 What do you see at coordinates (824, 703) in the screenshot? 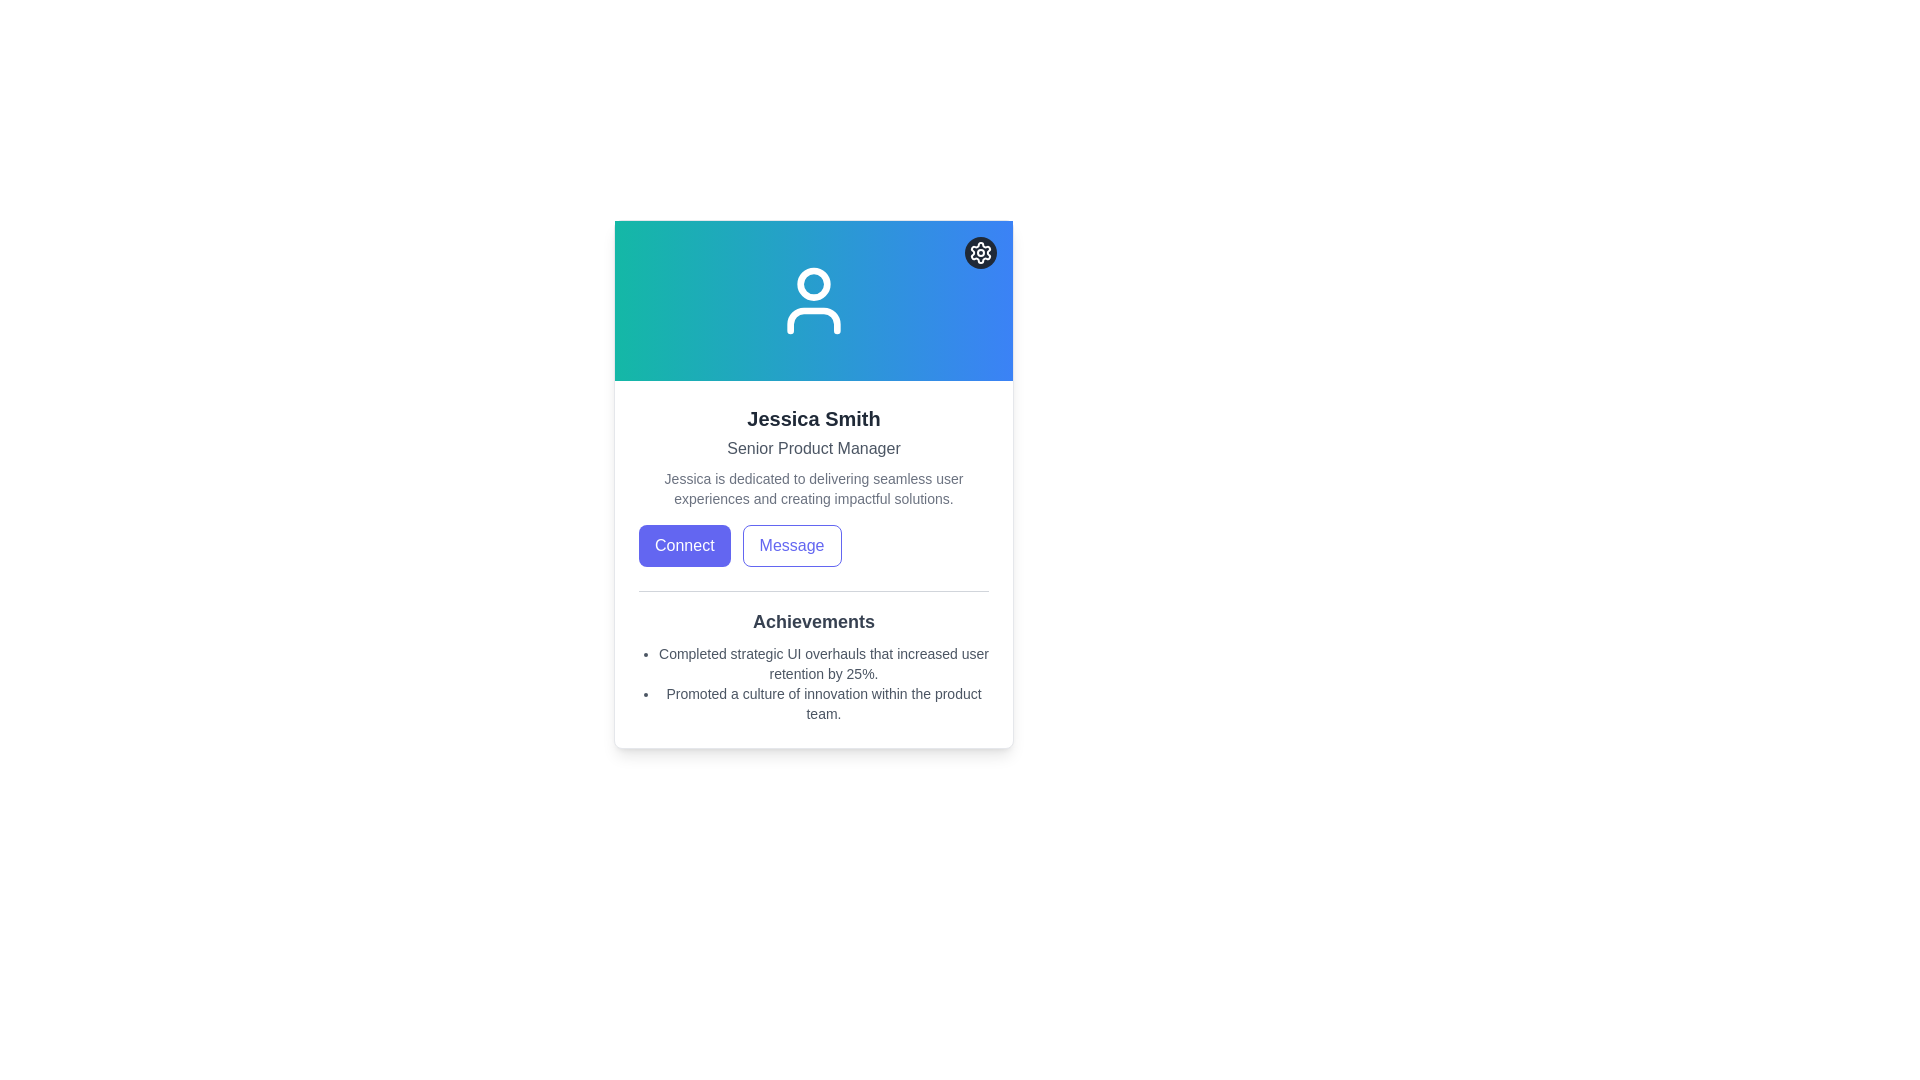
I see `the text item displaying 'Promoted a culture of innovation within the product team.' in the Achievements section, which is the second item in a bullet-point list` at bounding box center [824, 703].